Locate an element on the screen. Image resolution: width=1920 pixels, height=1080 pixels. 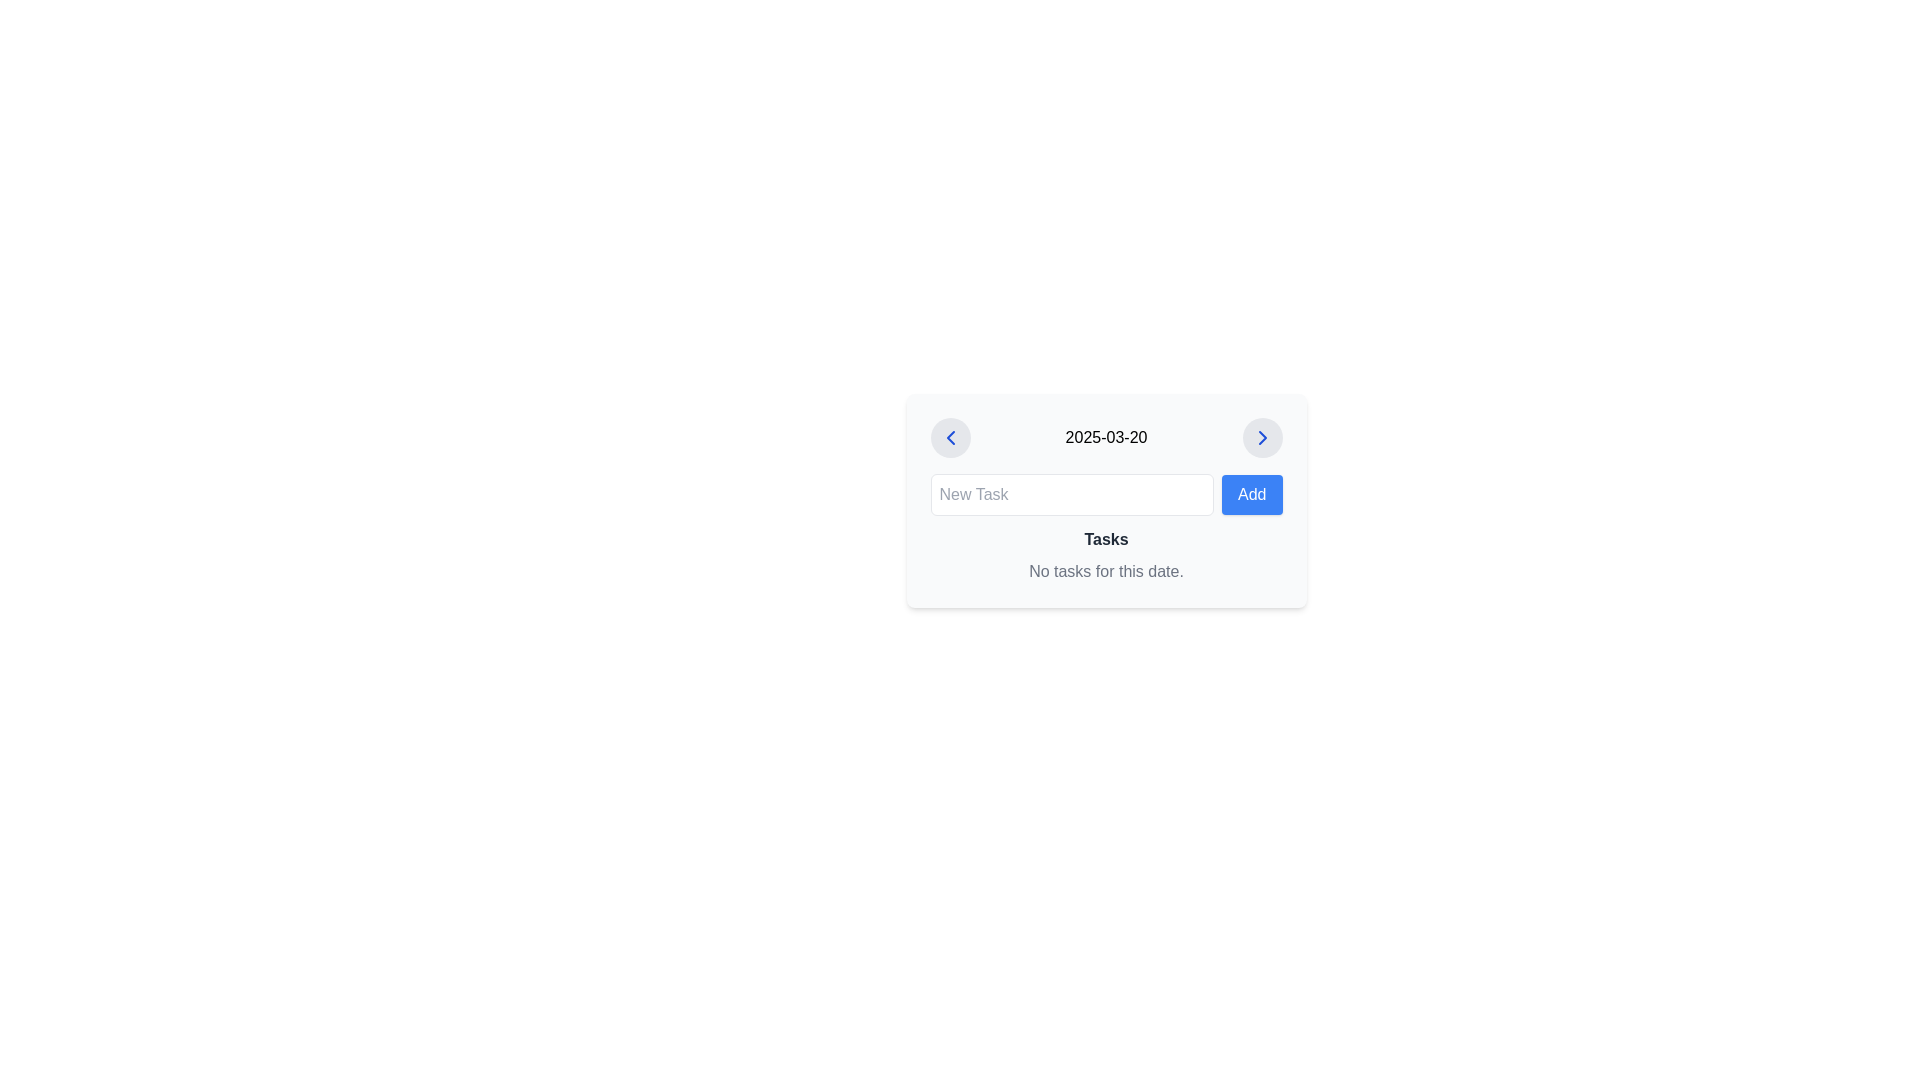
the blue arrow icon pointing to the right, which is located at the top-right corner of a card component is located at coordinates (1261, 437).